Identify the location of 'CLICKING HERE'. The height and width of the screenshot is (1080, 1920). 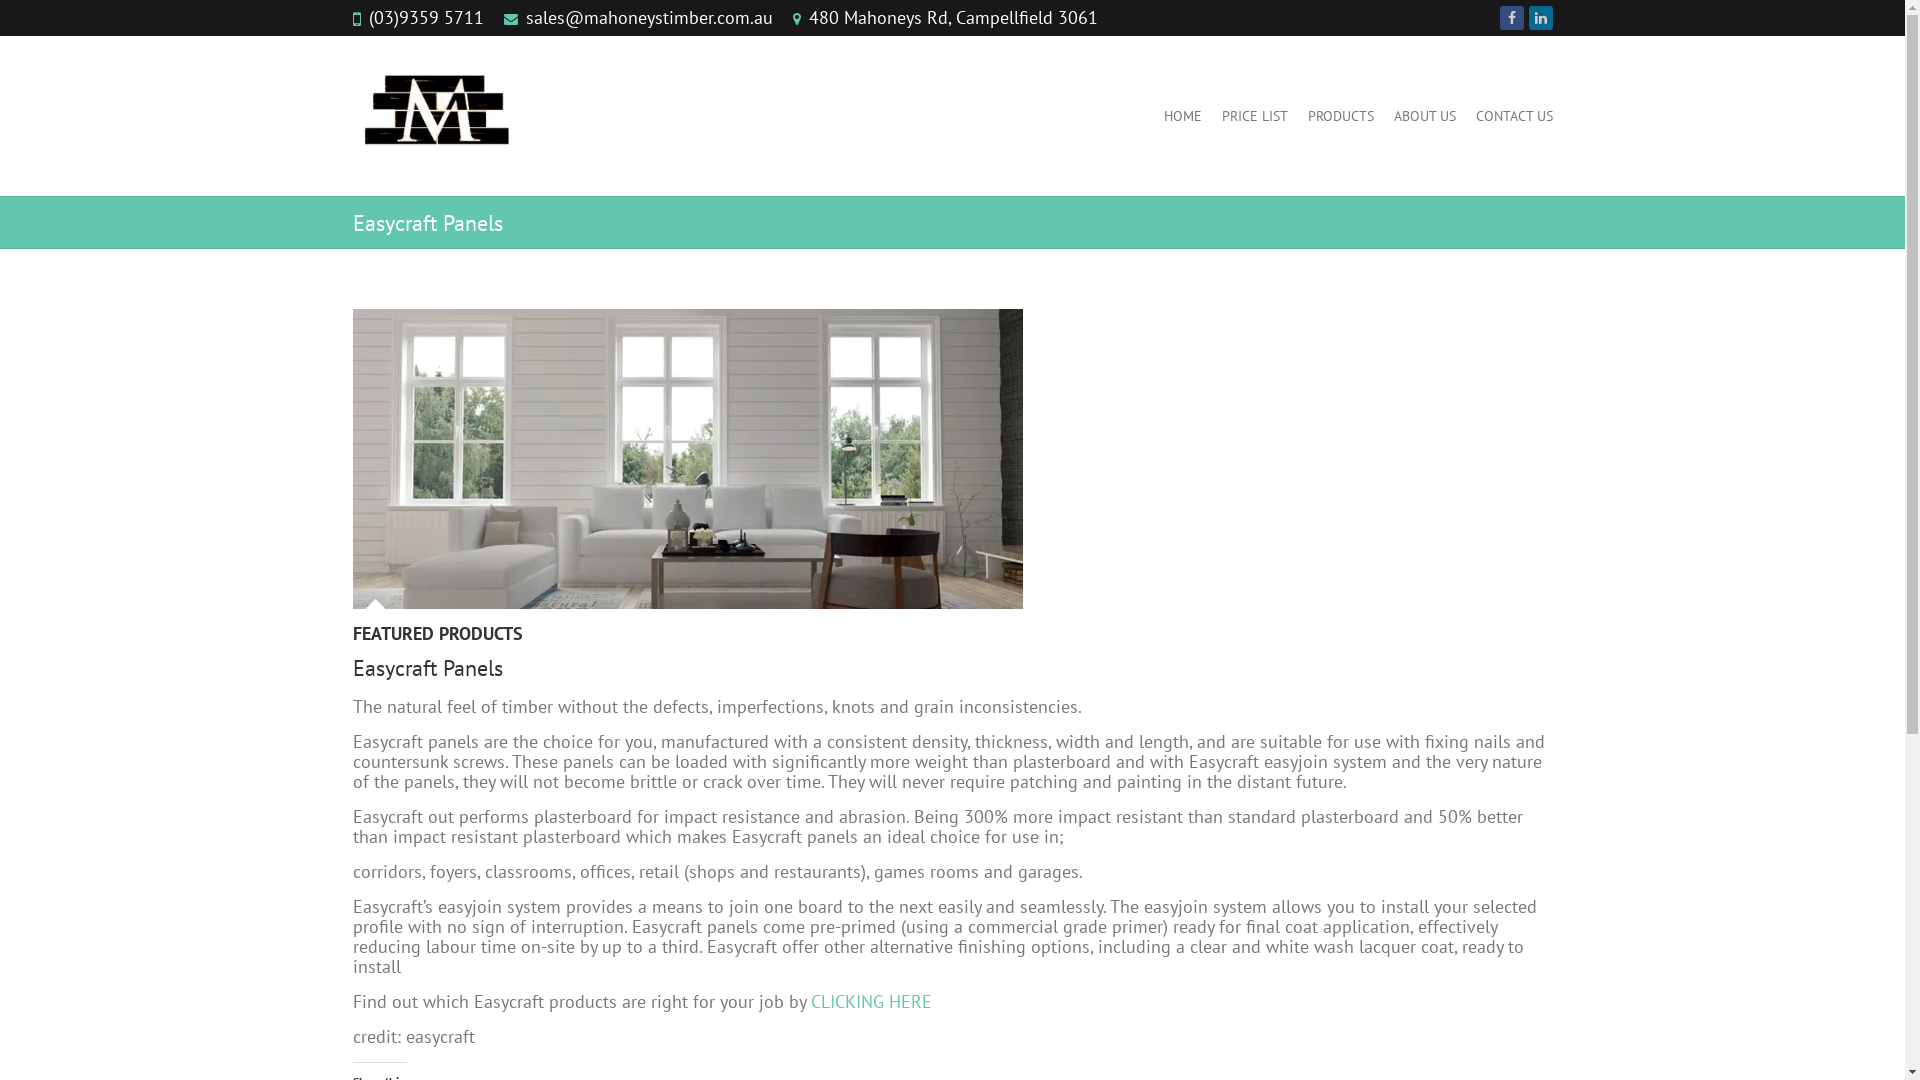
(870, 1001).